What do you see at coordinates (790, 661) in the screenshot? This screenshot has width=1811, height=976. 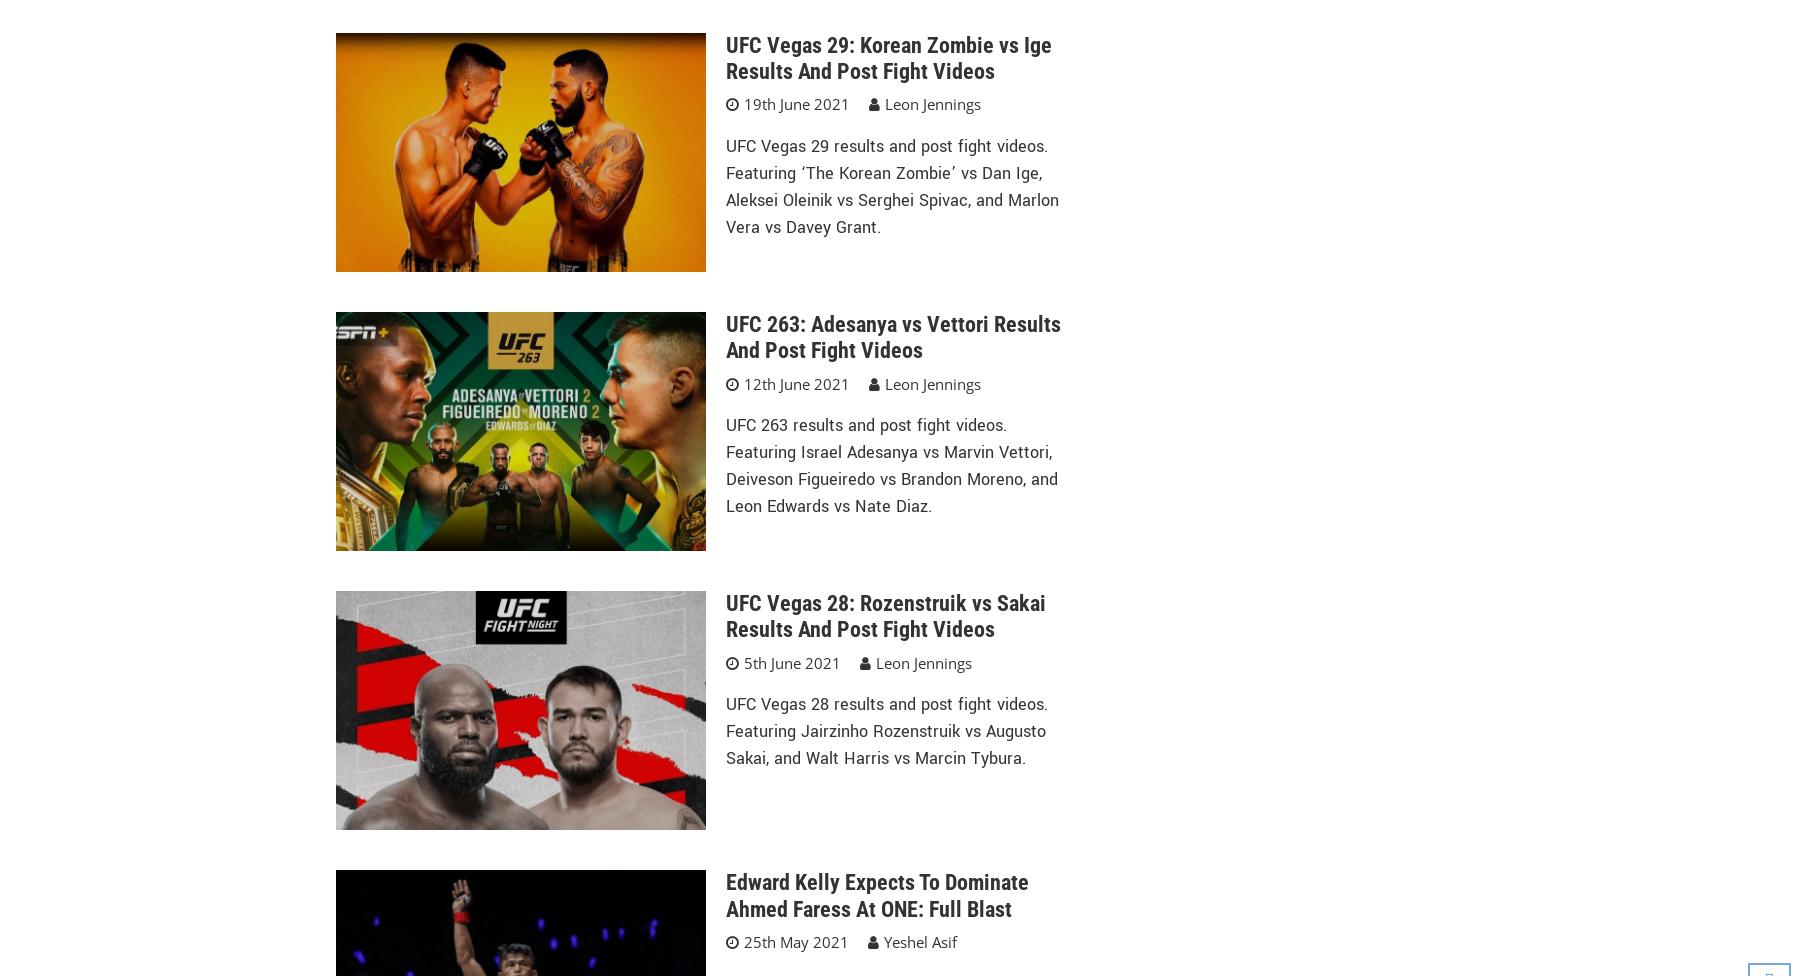 I see `'5th June 2021'` at bounding box center [790, 661].